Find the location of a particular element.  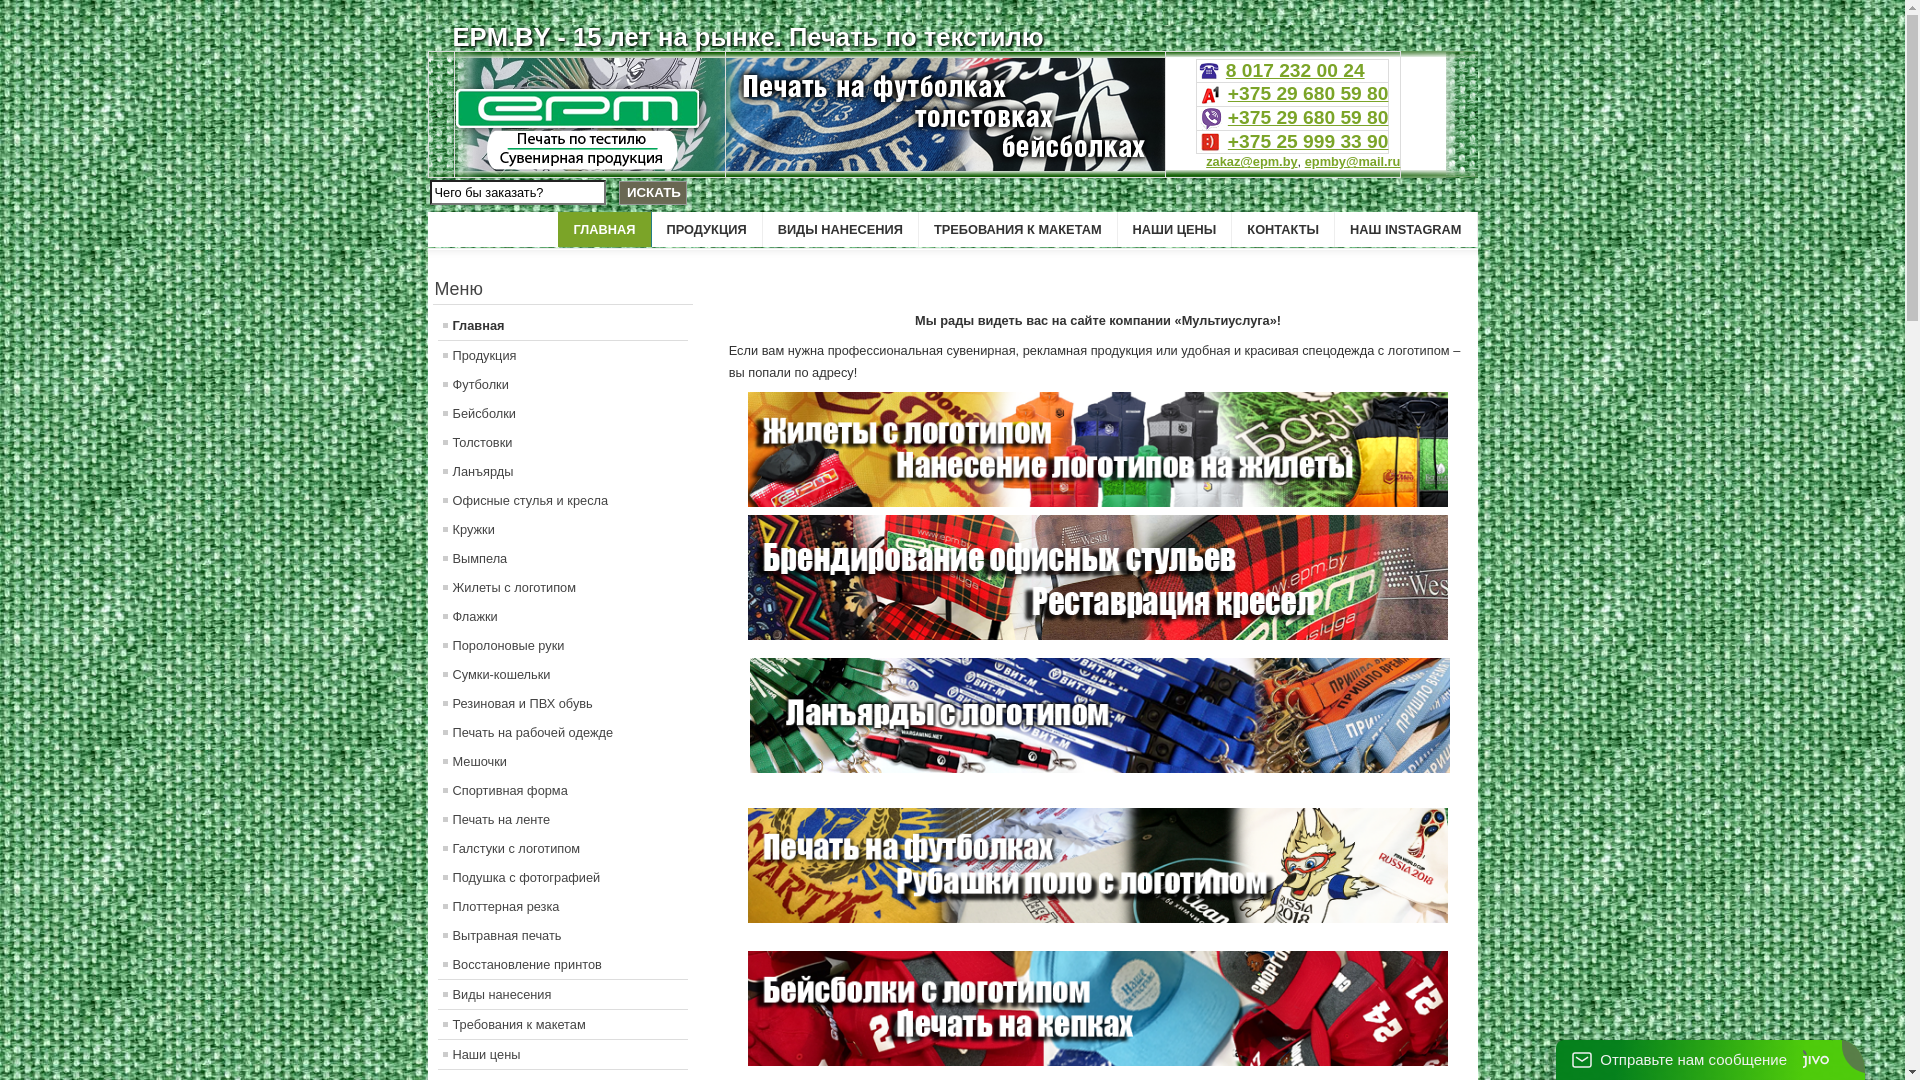

'+375 29 680 59 80' is located at coordinates (1308, 117).